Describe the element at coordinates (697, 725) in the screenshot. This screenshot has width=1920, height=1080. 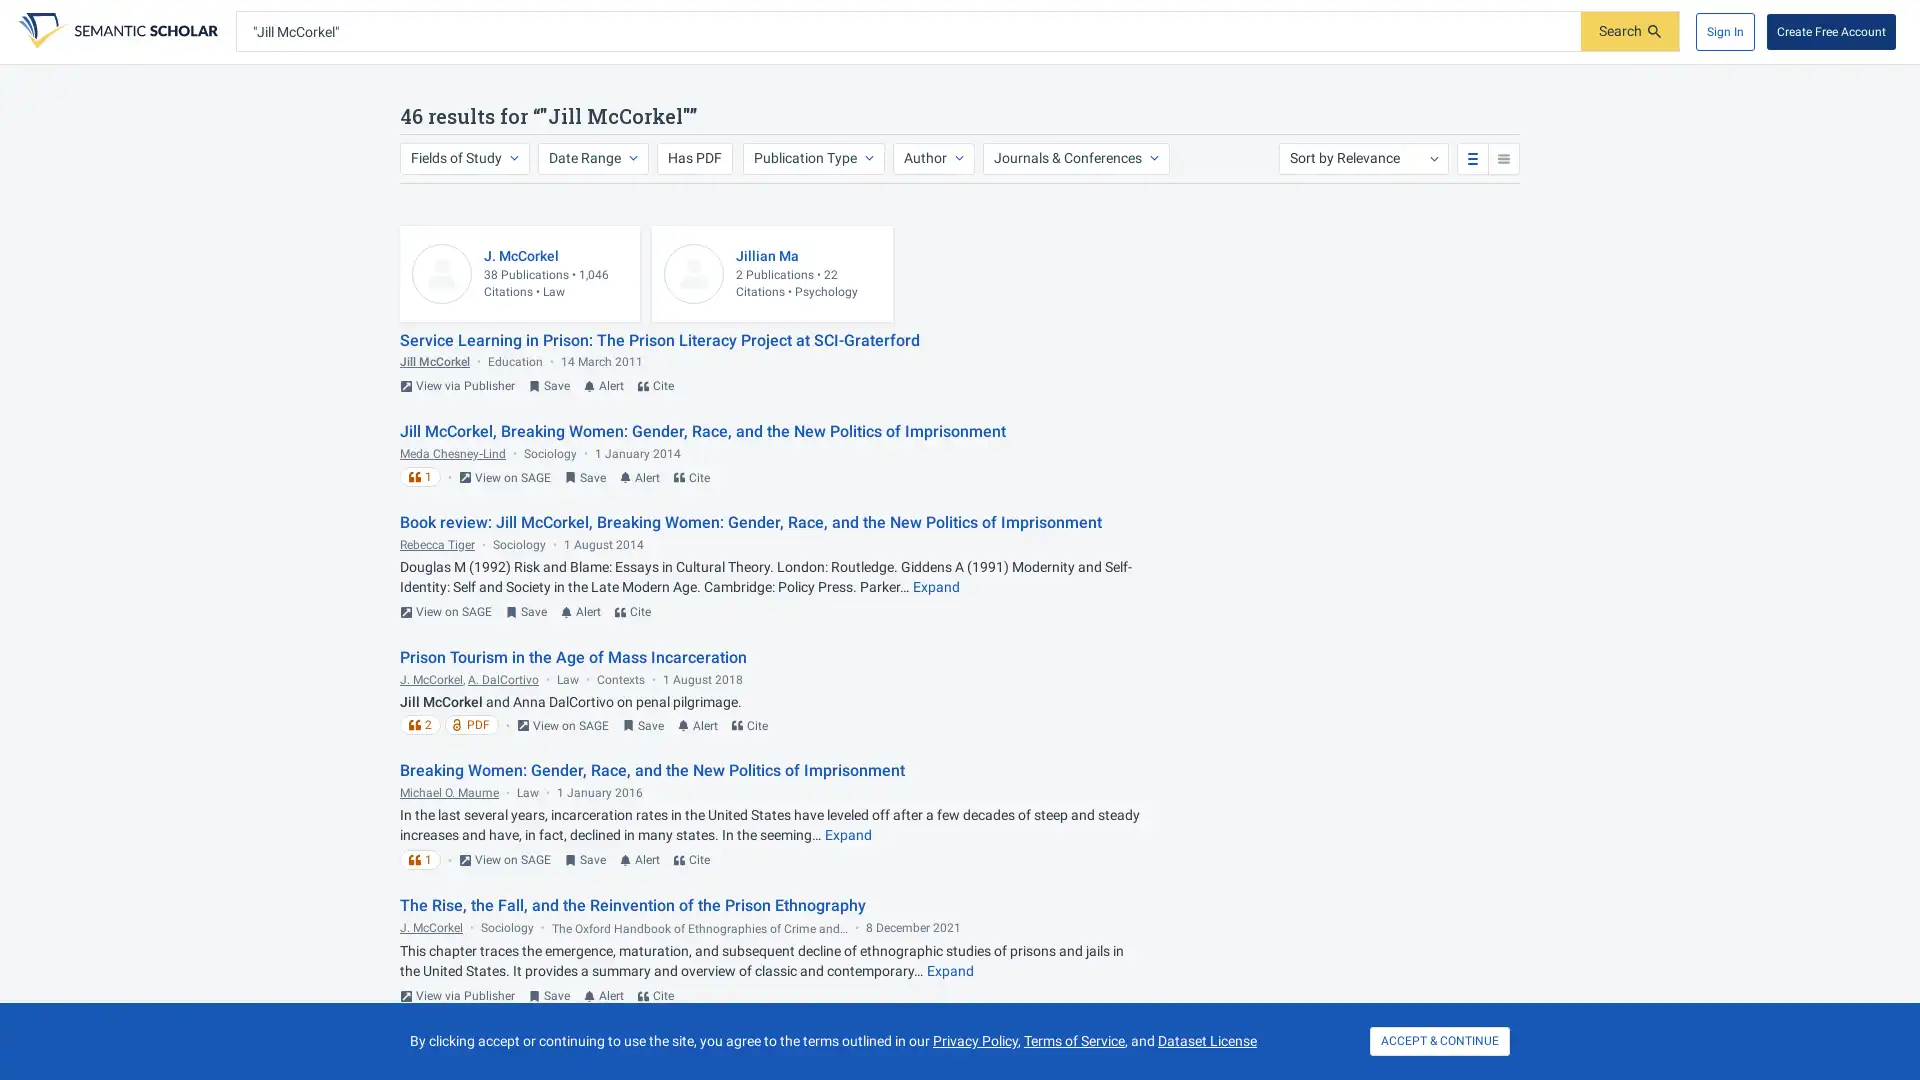
I see `Turn on email alert for this paper` at that location.